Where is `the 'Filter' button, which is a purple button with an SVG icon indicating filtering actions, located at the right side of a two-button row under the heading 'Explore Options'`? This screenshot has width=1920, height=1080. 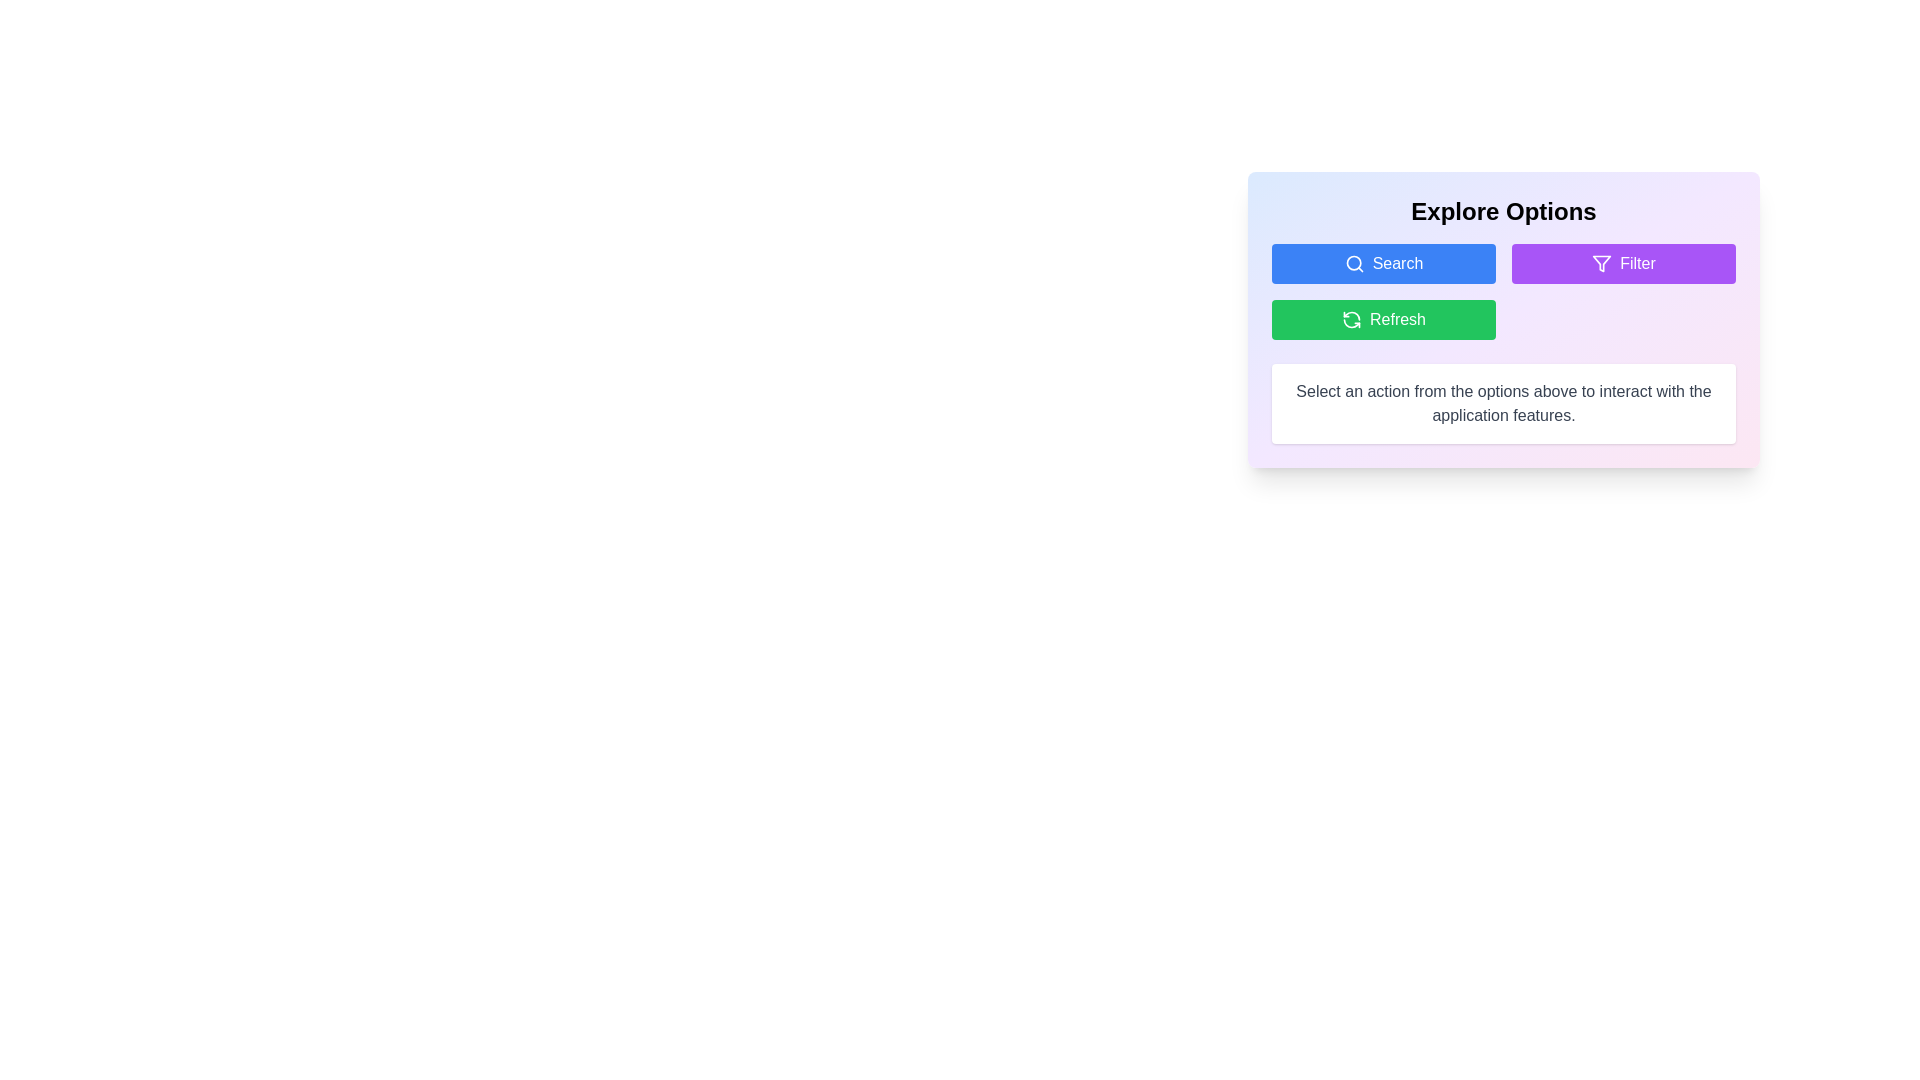 the 'Filter' button, which is a purple button with an SVG icon indicating filtering actions, located at the right side of a two-button row under the heading 'Explore Options' is located at coordinates (1602, 262).